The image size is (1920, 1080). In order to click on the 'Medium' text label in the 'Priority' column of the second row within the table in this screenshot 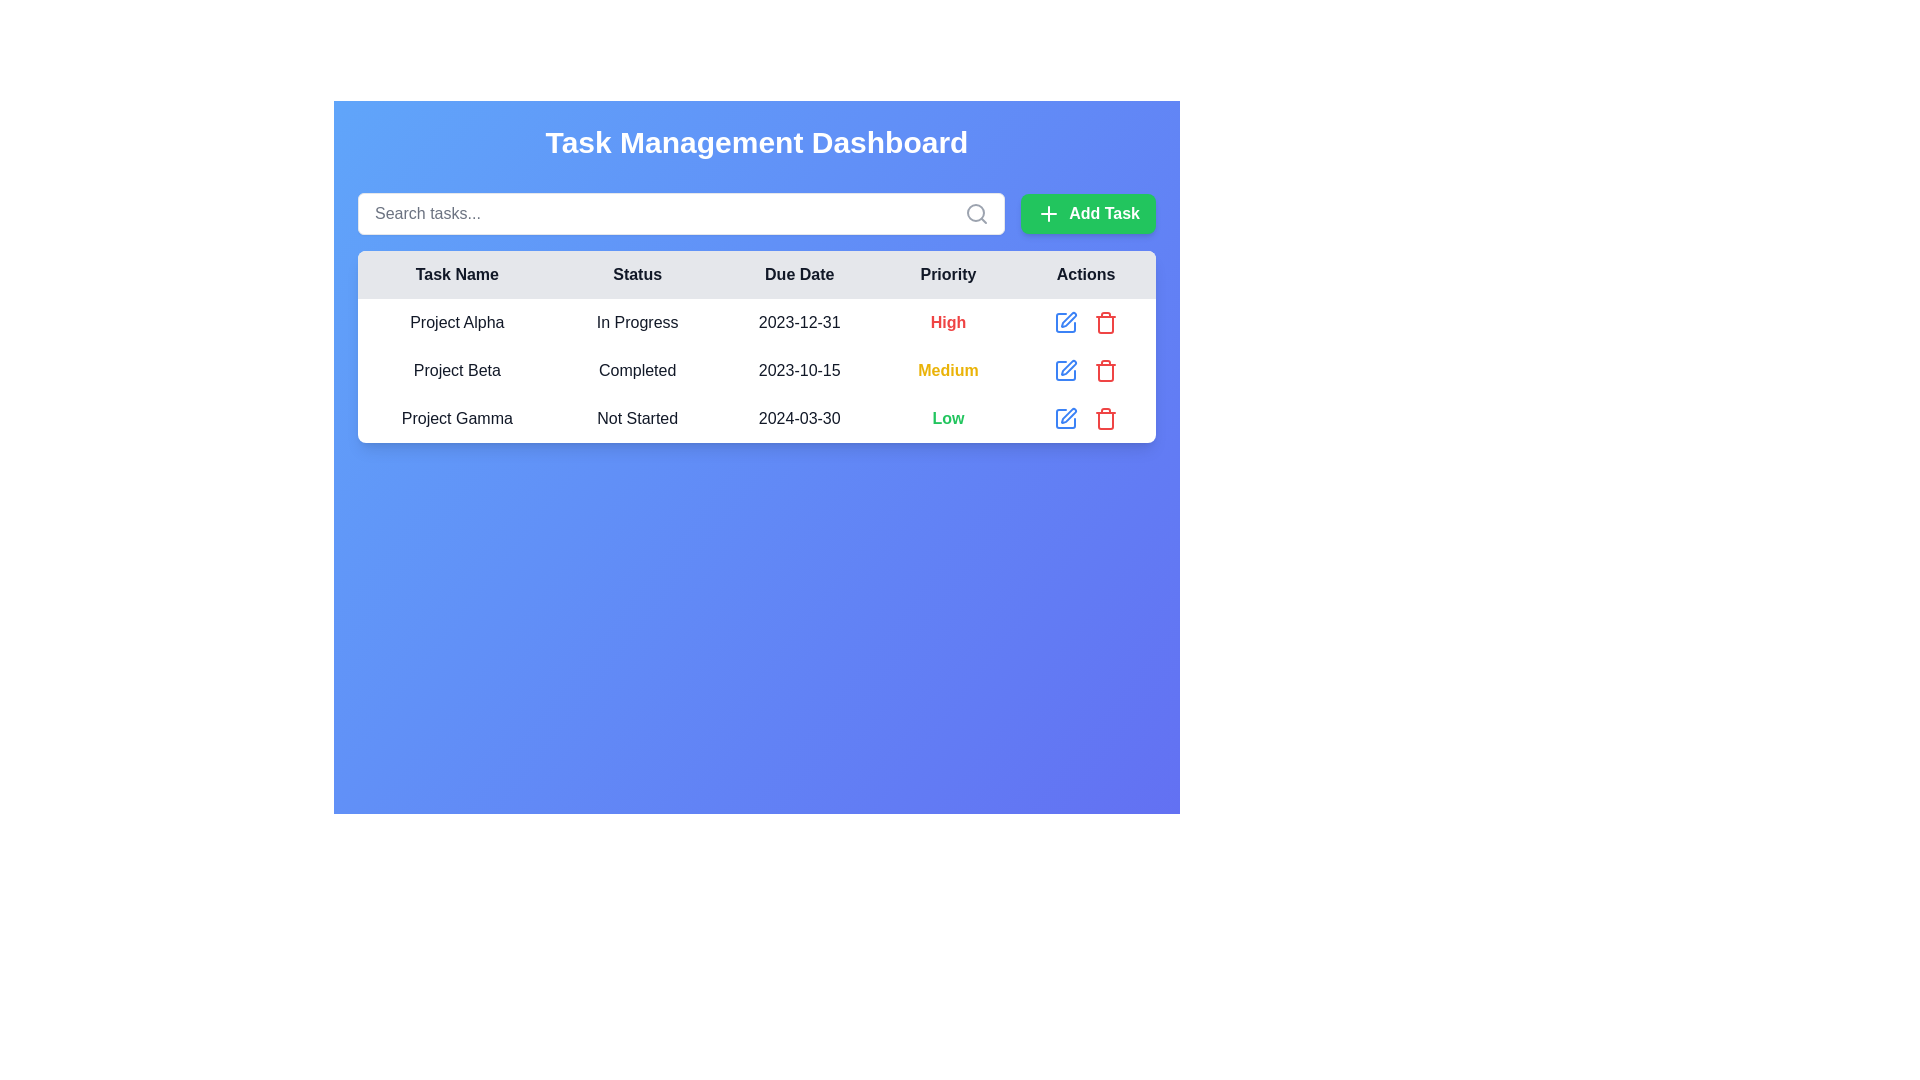, I will do `click(947, 370)`.